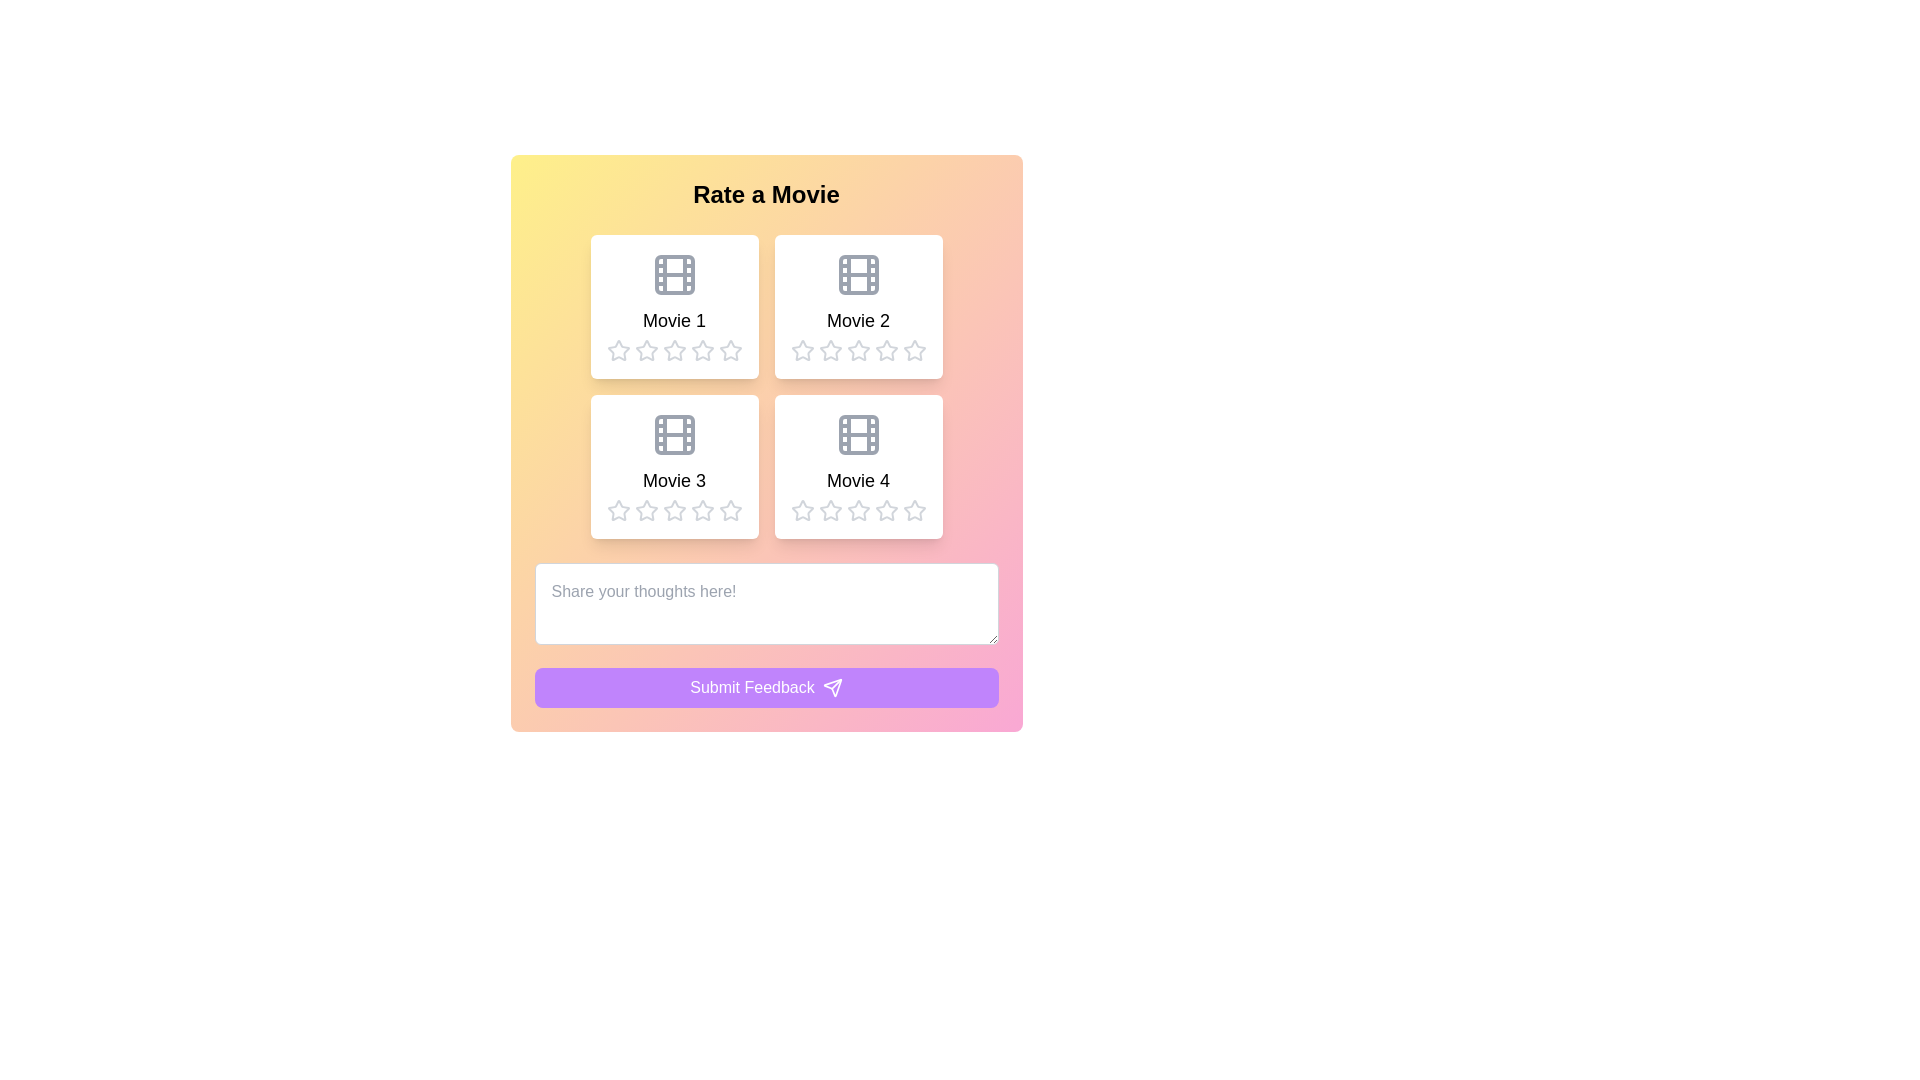 The width and height of the screenshot is (1920, 1080). I want to click on the first star icon in the rating row for 'Movie 4' to rate it, so click(802, 509).